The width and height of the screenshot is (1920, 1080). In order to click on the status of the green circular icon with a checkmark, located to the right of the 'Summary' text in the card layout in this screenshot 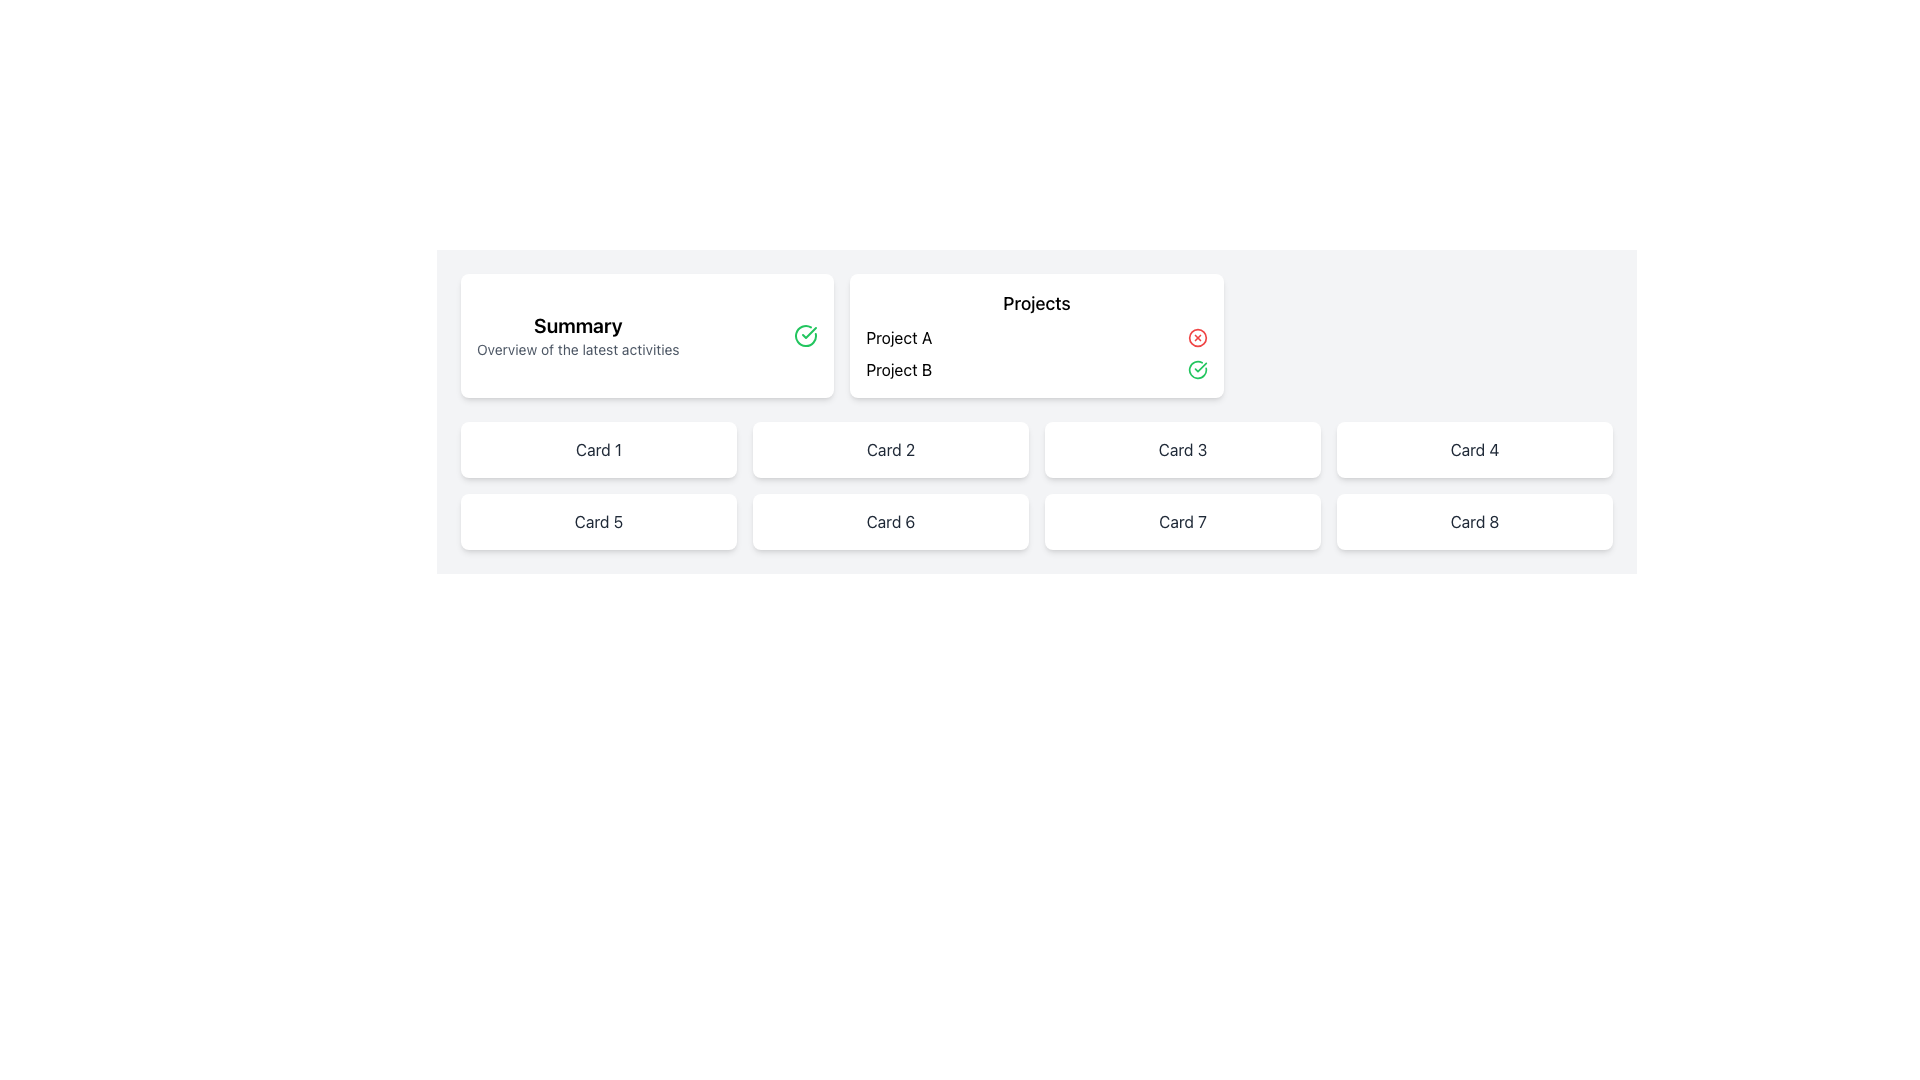, I will do `click(806, 334)`.